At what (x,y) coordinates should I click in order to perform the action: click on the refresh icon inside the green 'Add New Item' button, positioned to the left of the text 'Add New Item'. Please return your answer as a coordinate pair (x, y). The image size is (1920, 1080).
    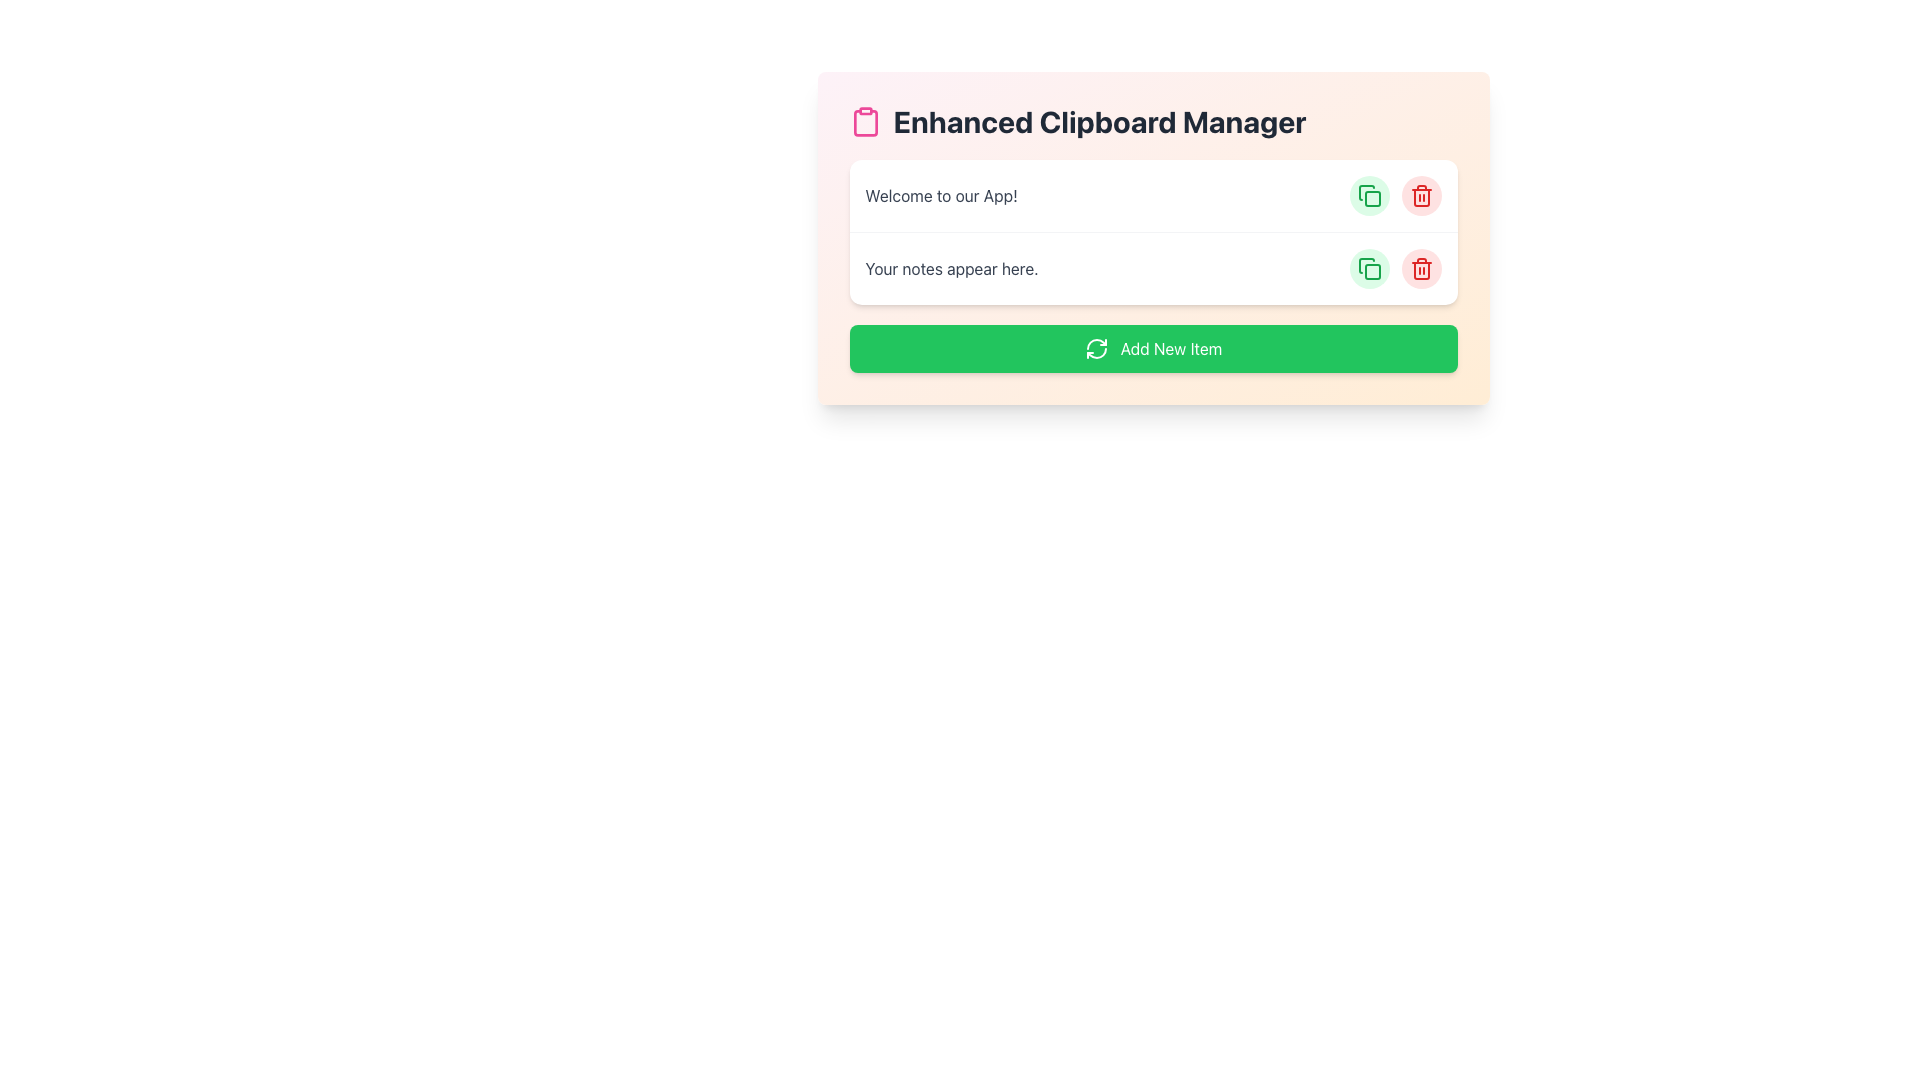
    Looking at the image, I should click on (1095, 347).